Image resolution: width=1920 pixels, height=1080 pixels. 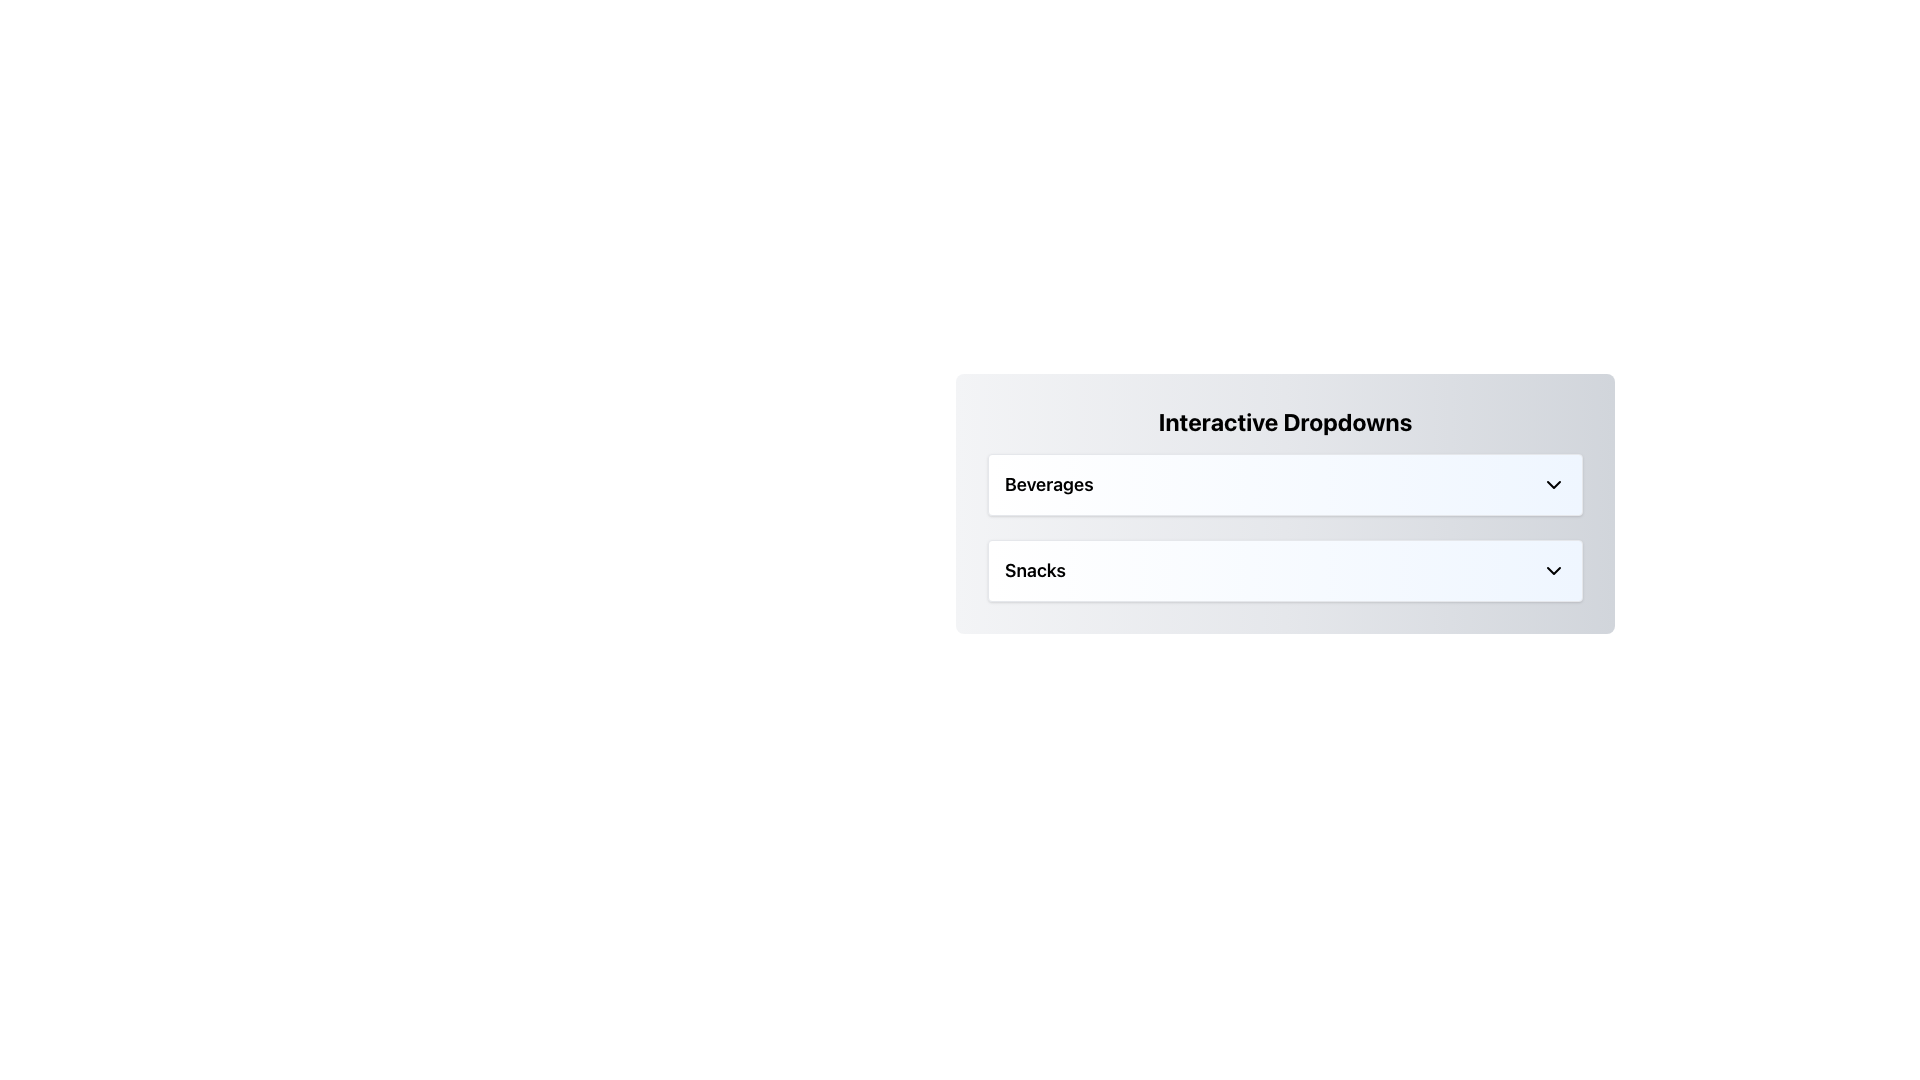 I want to click on the 'Beverages' dropdown toggle, so click(x=1285, y=485).